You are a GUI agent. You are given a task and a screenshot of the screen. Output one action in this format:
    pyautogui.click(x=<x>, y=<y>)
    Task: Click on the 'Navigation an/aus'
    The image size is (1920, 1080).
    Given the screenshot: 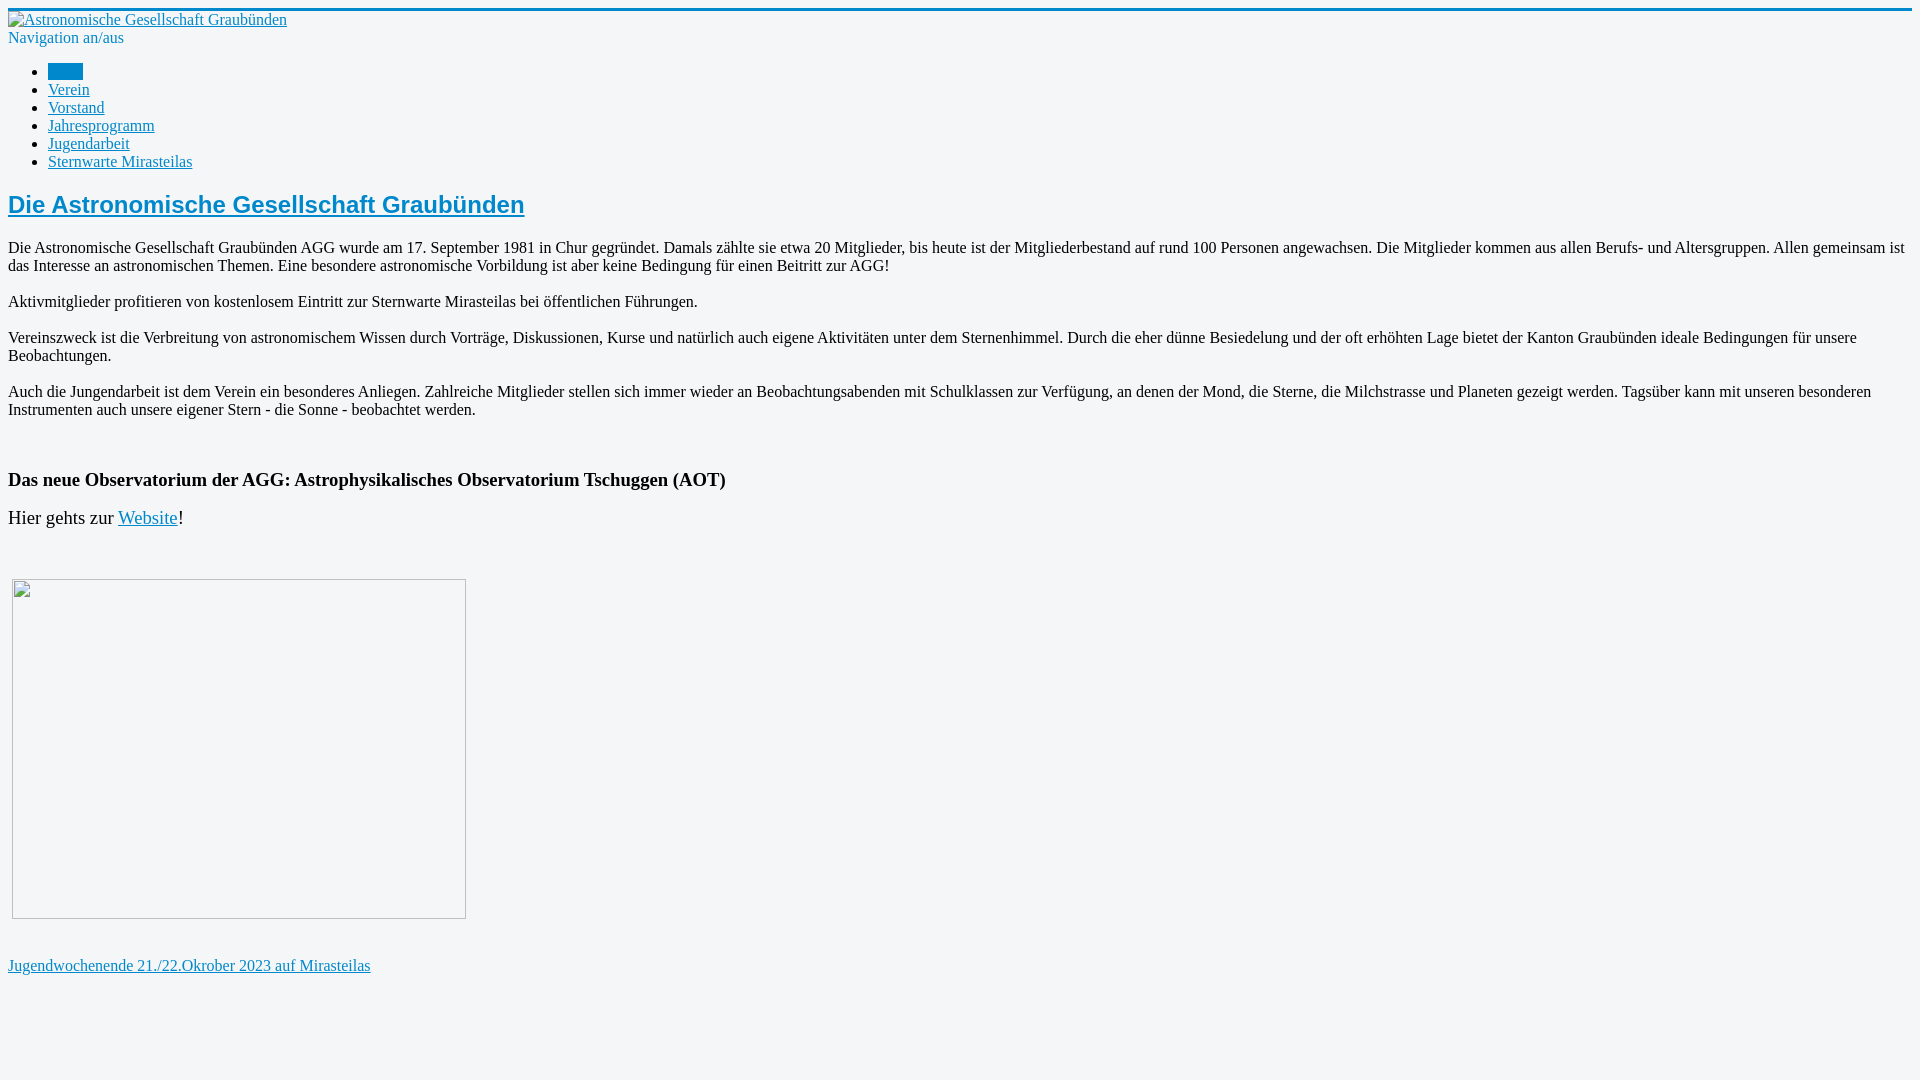 What is the action you would take?
    pyautogui.click(x=66, y=37)
    